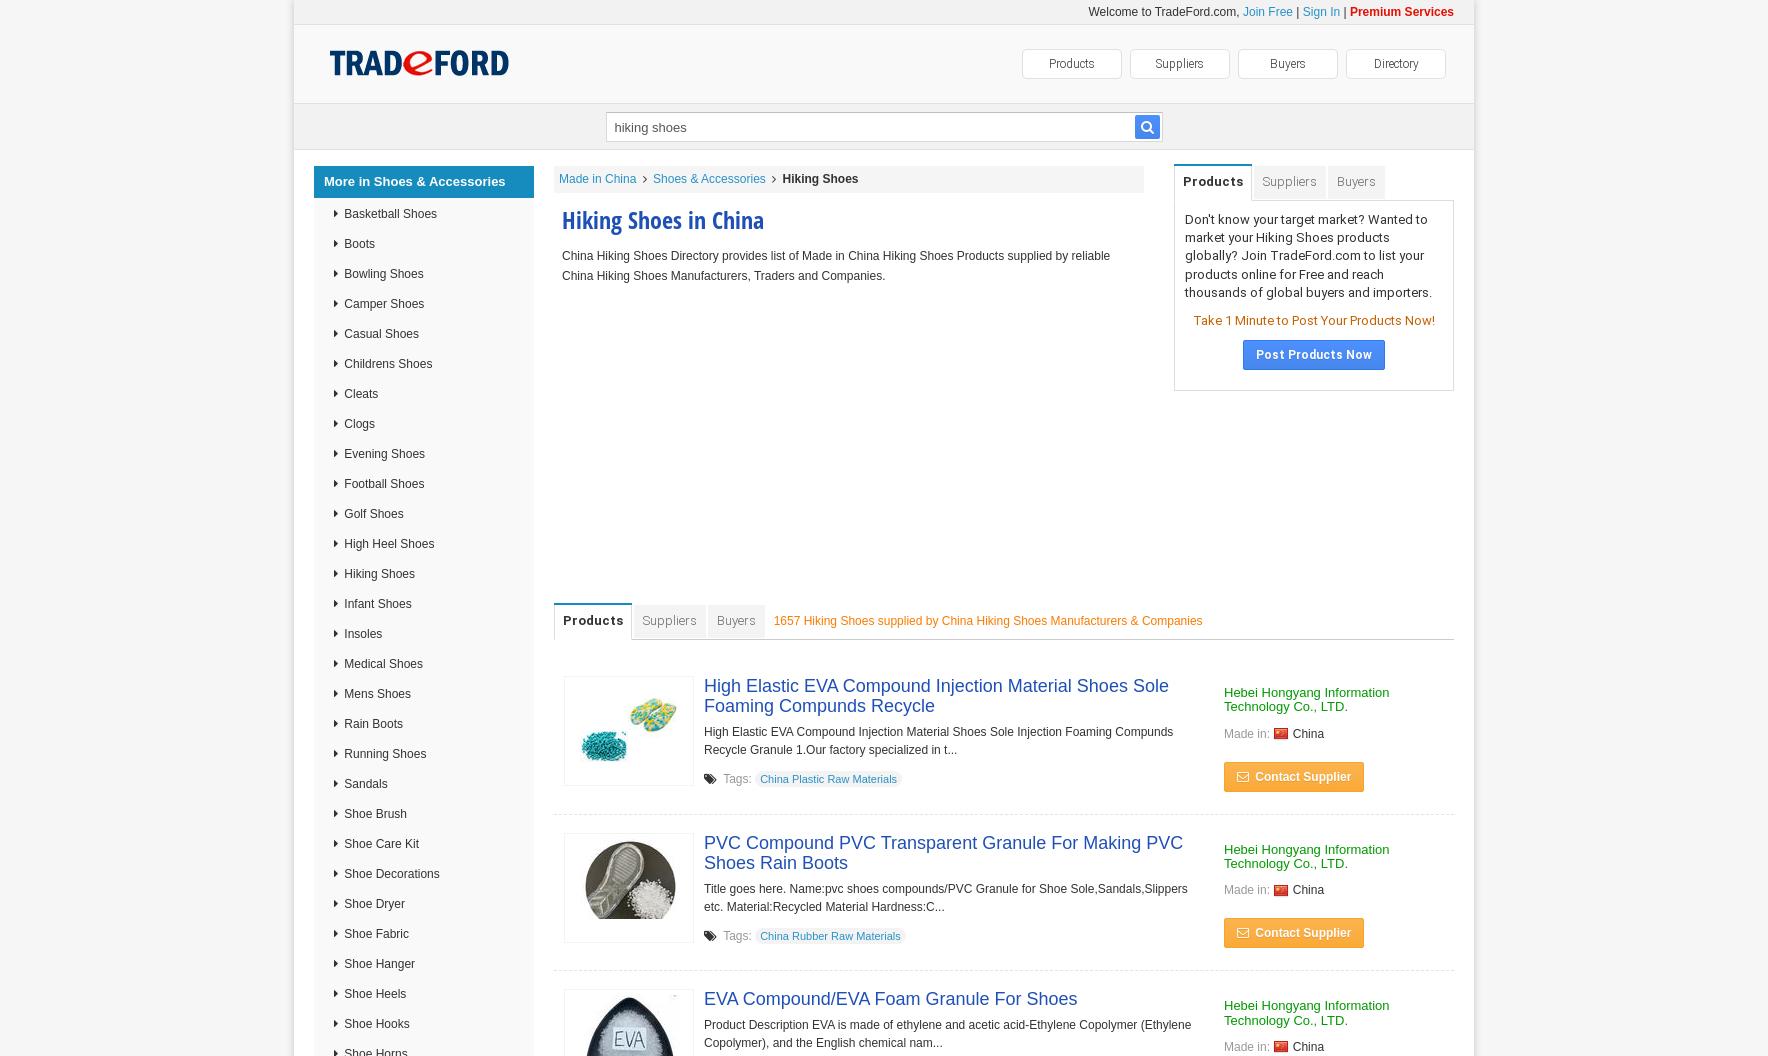 This screenshot has width=1768, height=1056. Describe the element at coordinates (934, 696) in the screenshot. I see `'High Elastic EVA Compound Injection Material Shoes Sole Foaming Compunds Recycle'` at that location.